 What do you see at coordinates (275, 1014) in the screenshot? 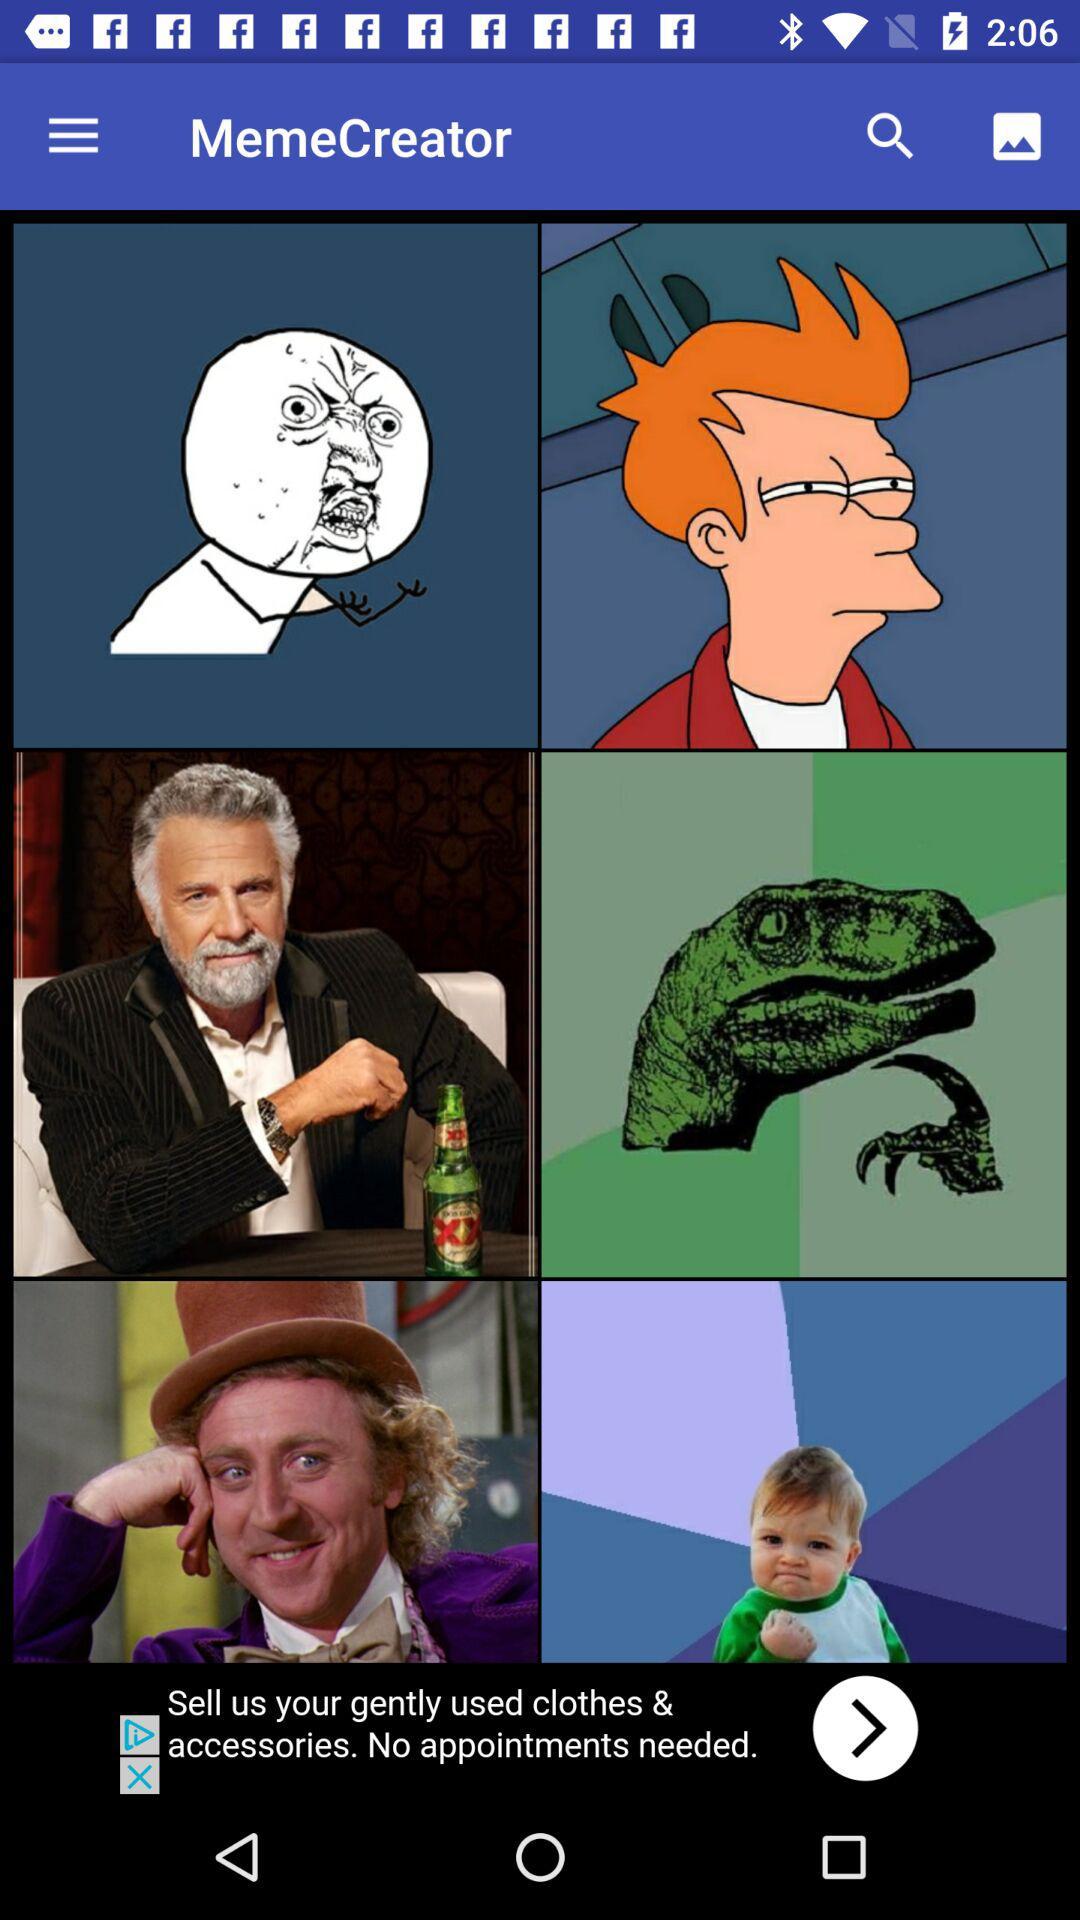
I see `the image` at bounding box center [275, 1014].